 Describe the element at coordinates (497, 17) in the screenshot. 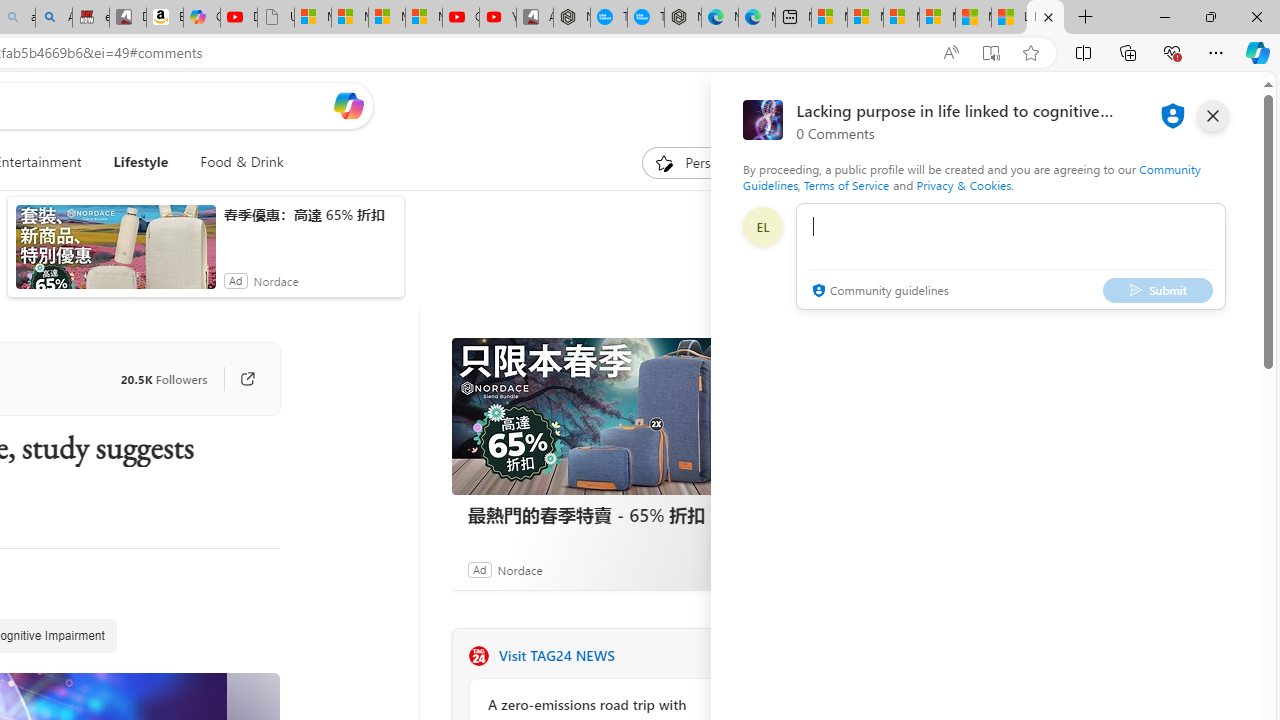

I see `'YouTube Kids - An App Created for Kids to Explore Content'` at that location.